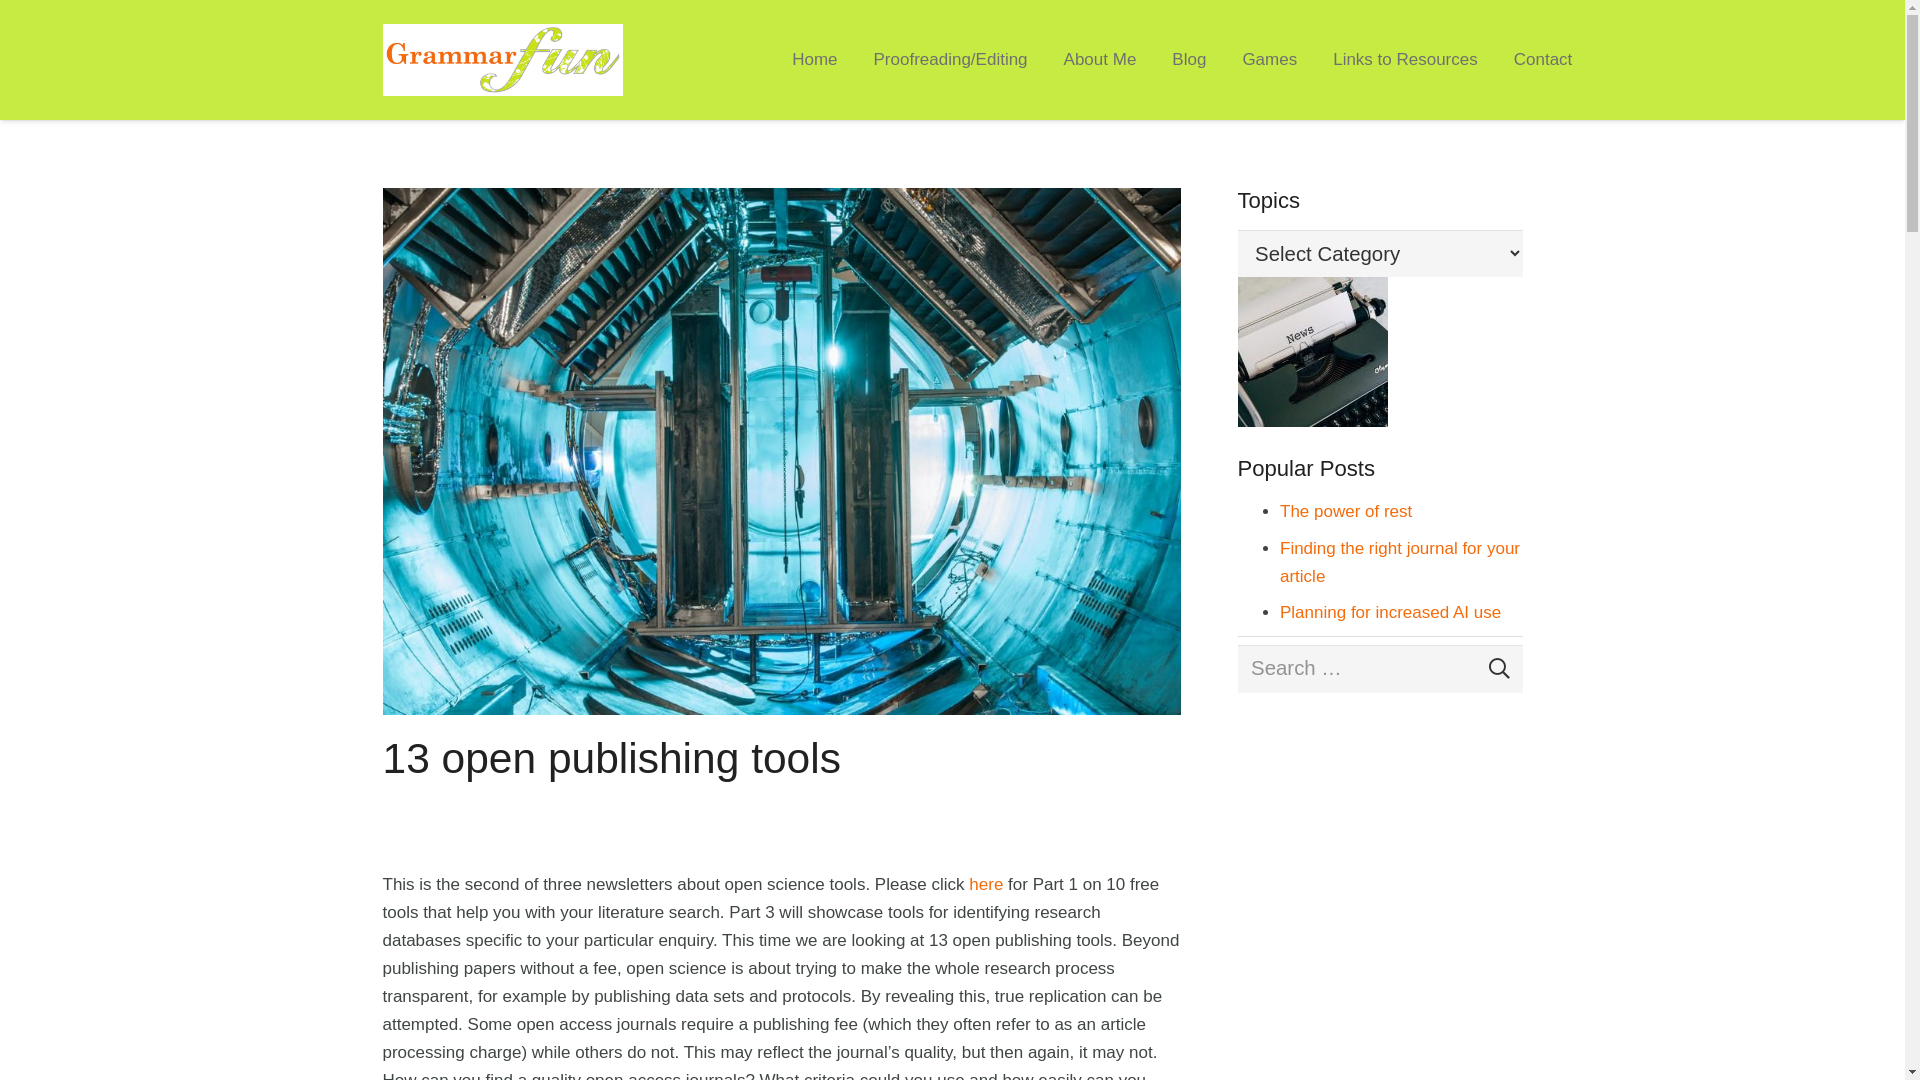  Describe the element at coordinates (949, 59) in the screenshot. I see `'Proofreading/Editing'` at that location.